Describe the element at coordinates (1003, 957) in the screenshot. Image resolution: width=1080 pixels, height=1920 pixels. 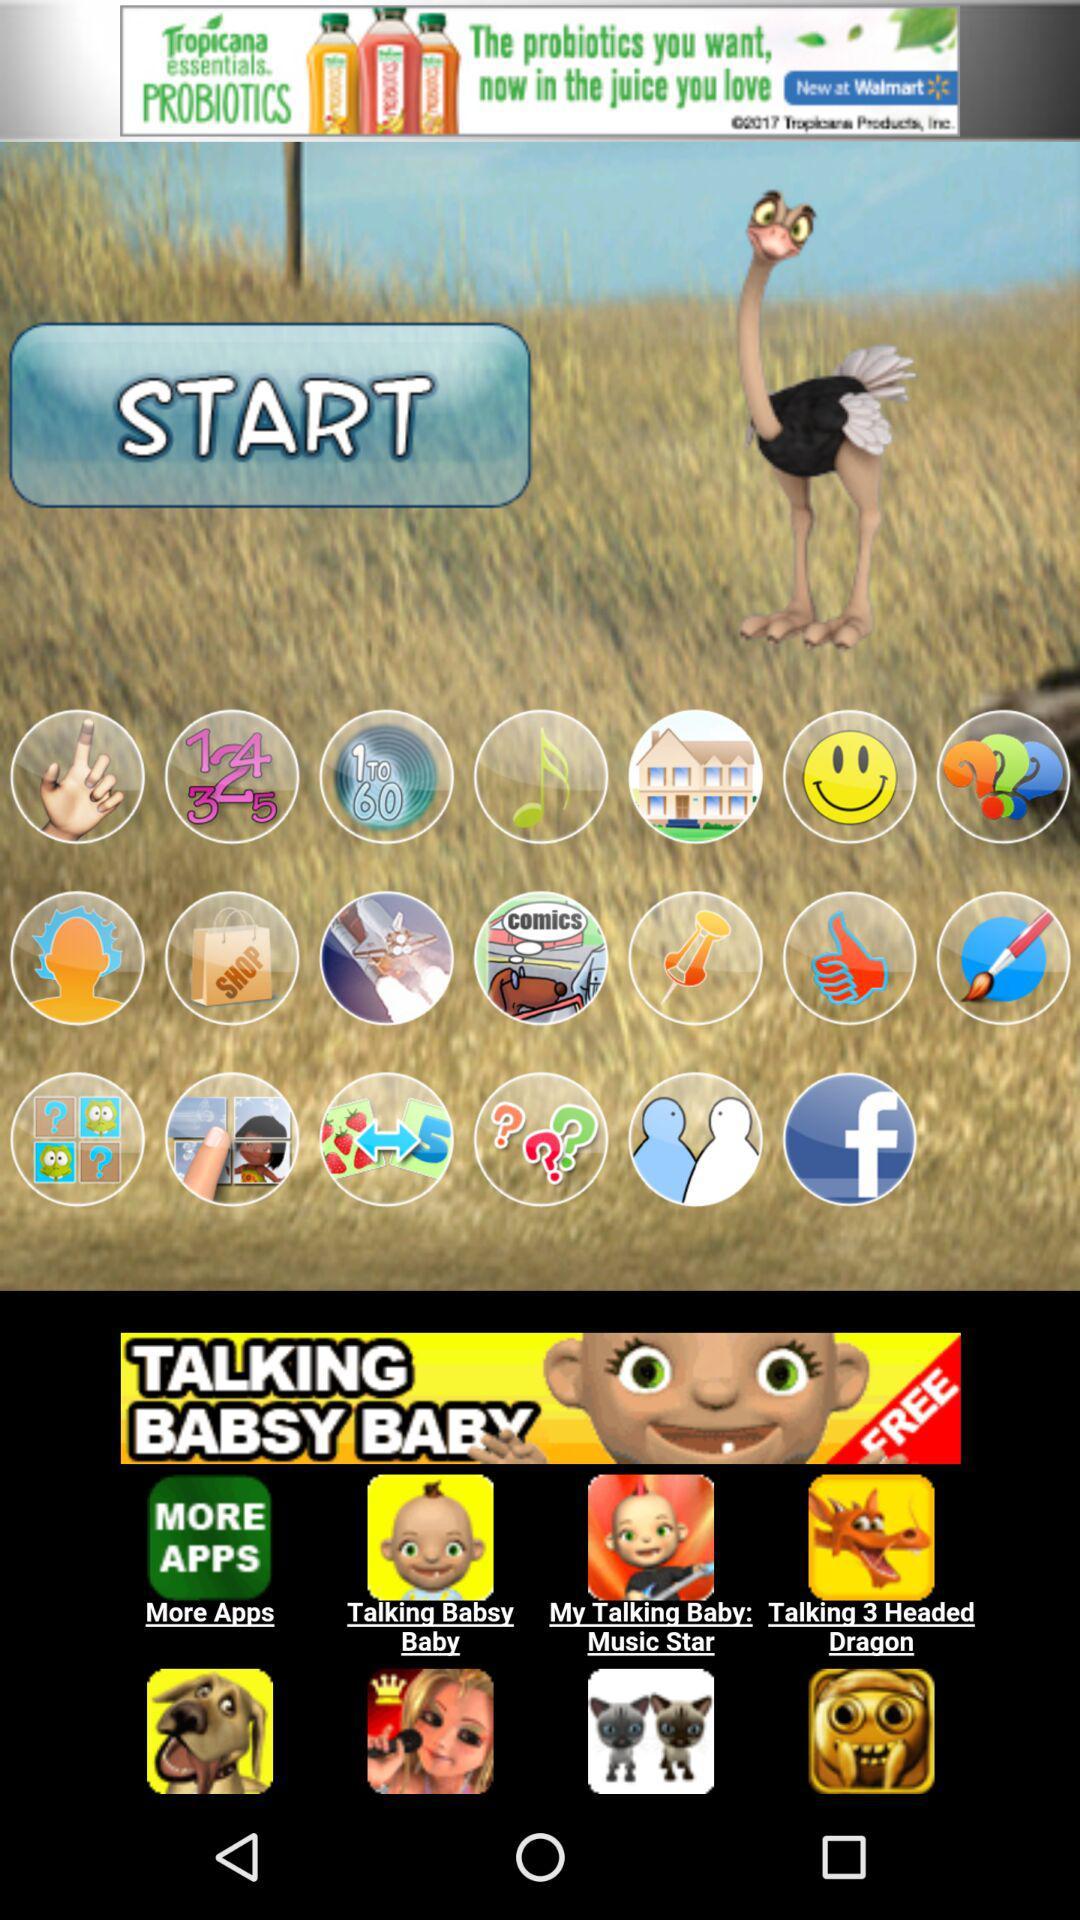
I see `paintbrush icon` at that location.